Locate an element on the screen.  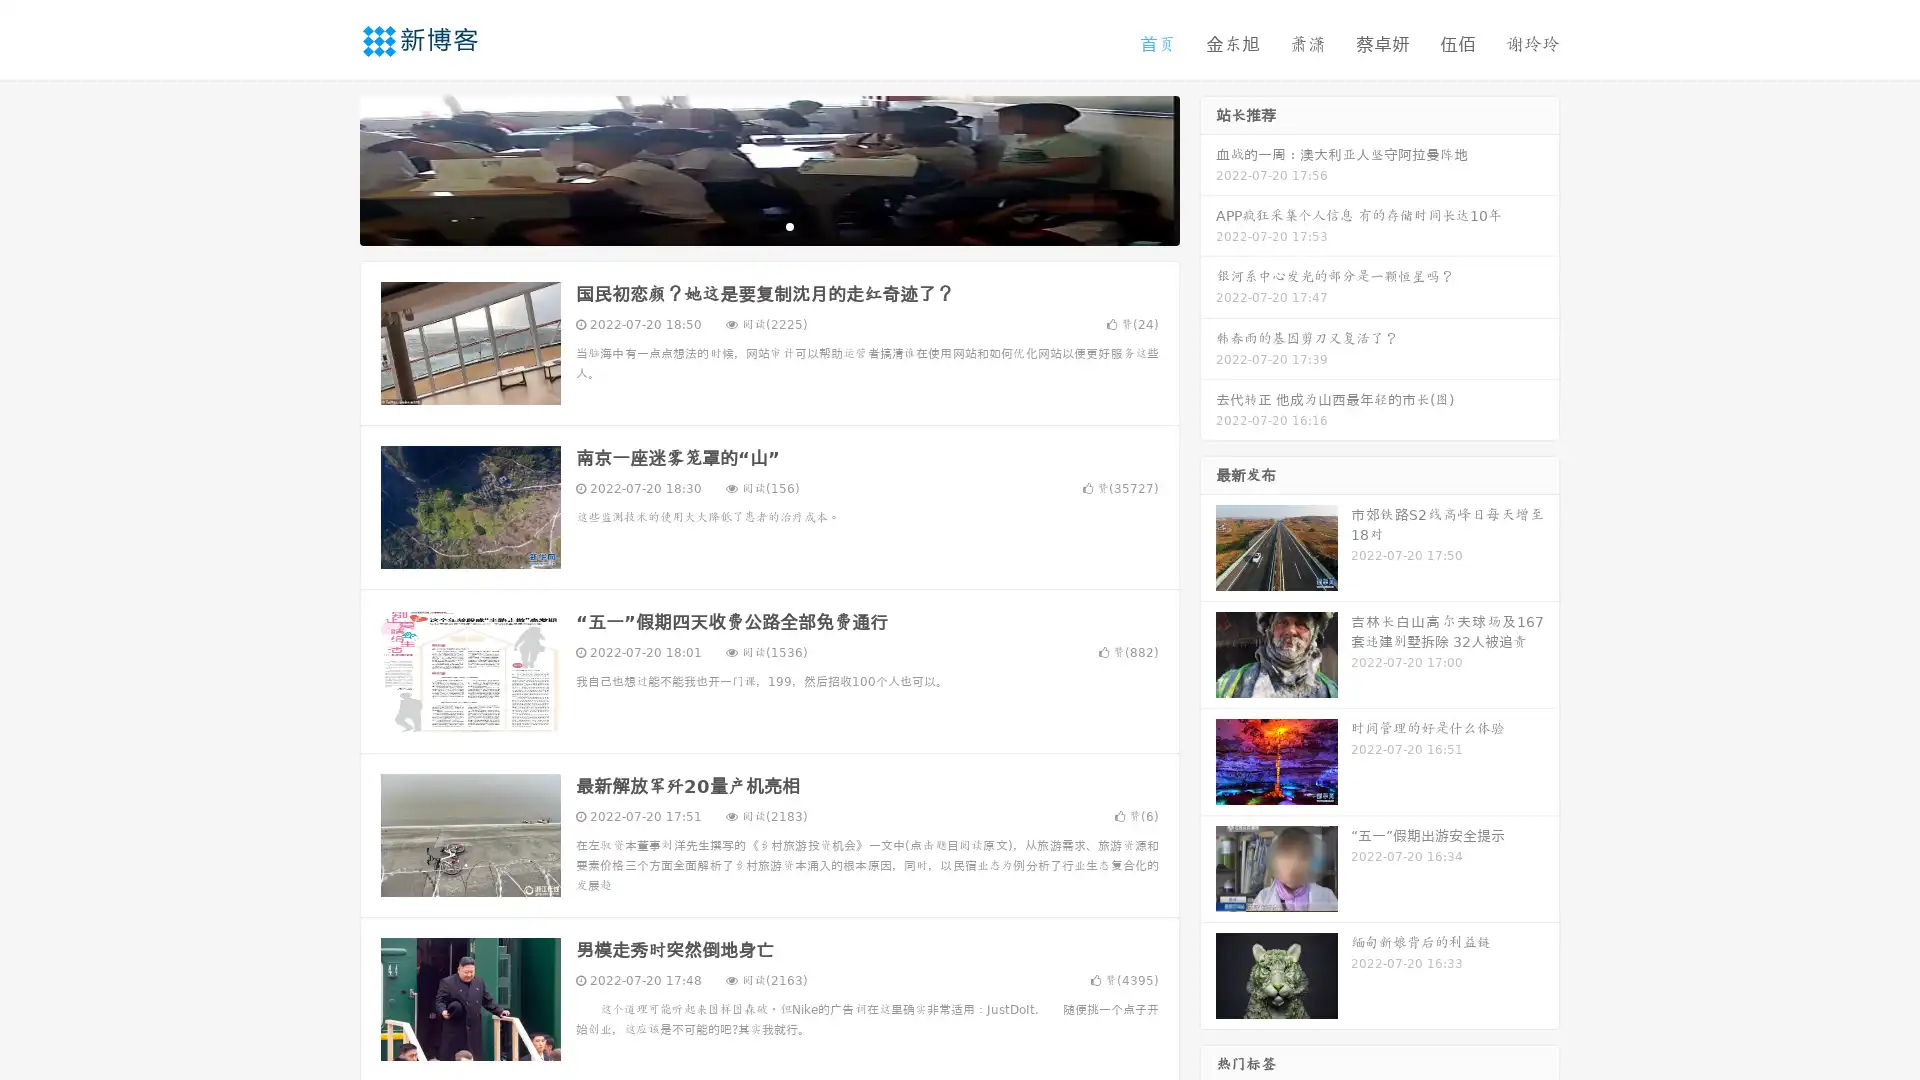
Next slide is located at coordinates (1208, 168).